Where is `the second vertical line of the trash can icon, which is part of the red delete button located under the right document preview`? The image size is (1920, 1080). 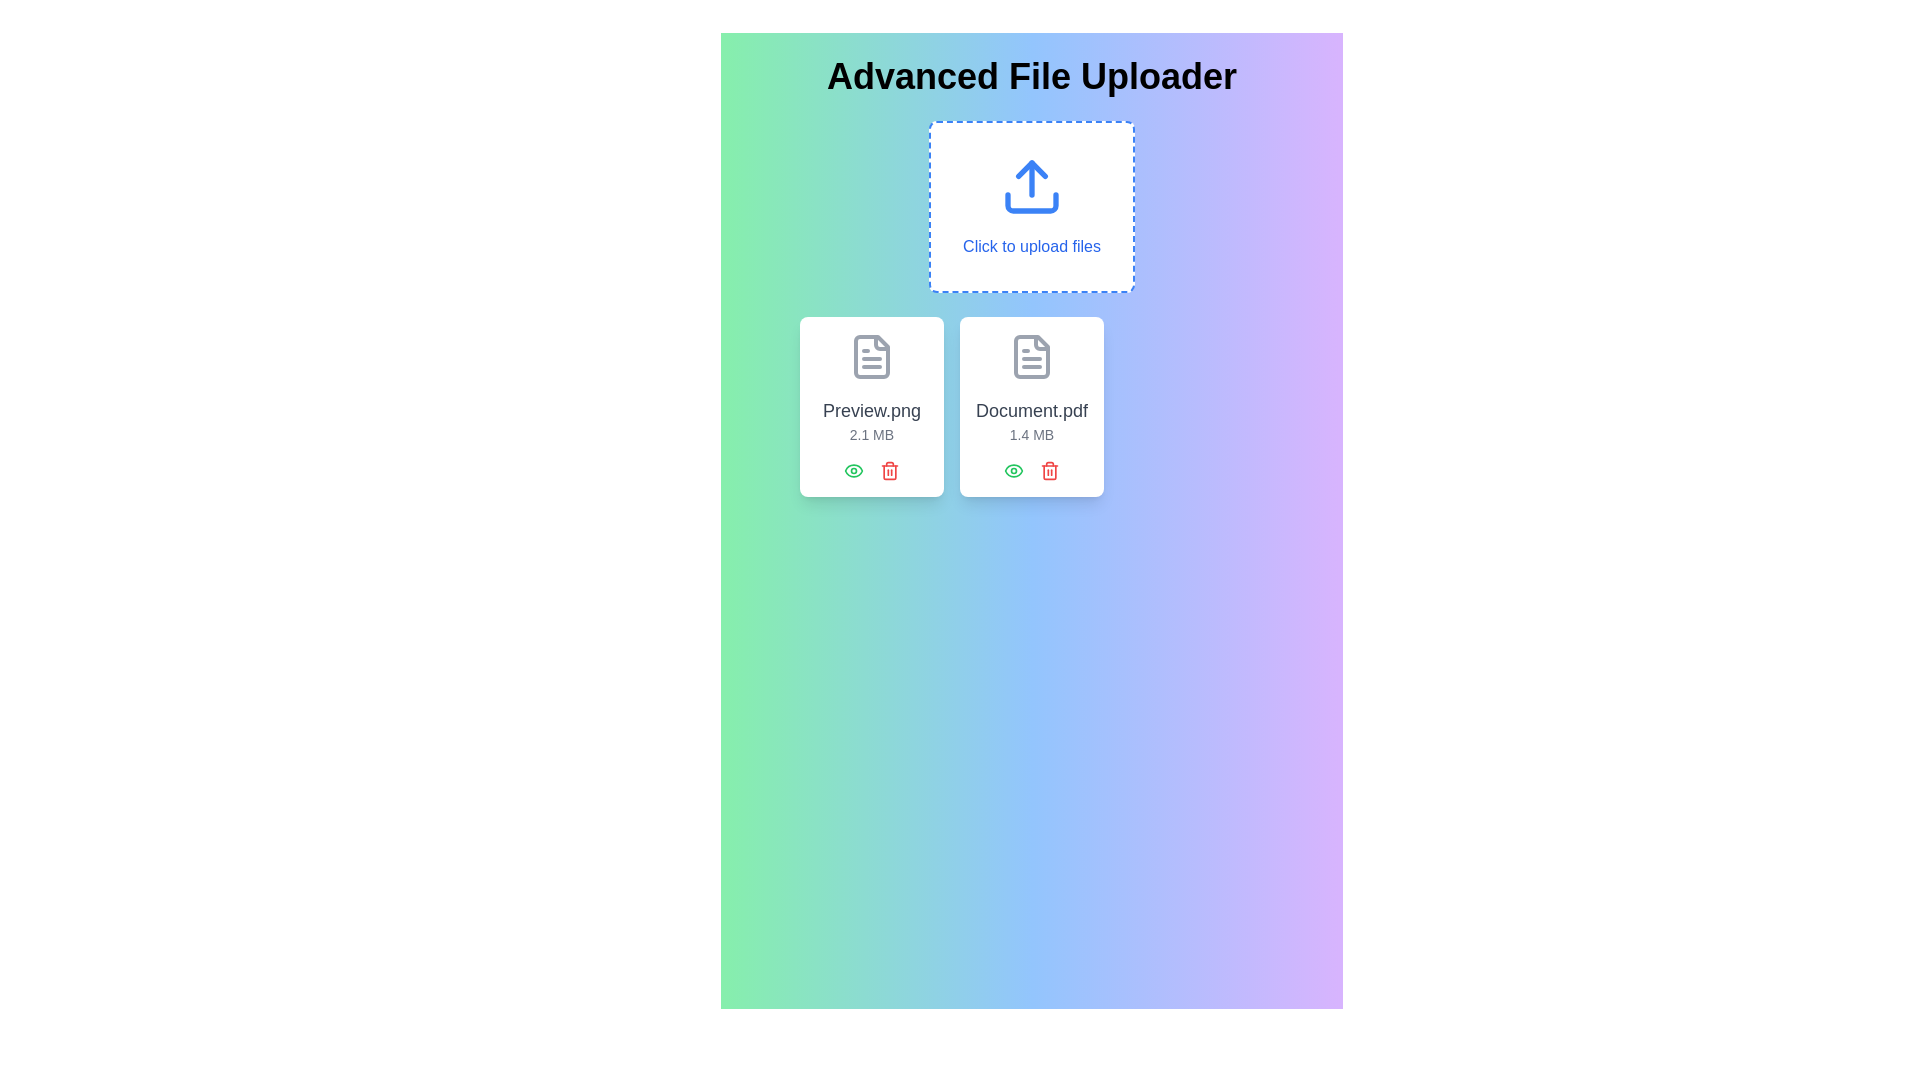 the second vertical line of the trash can icon, which is part of the red delete button located under the right document preview is located at coordinates (1049, 471).